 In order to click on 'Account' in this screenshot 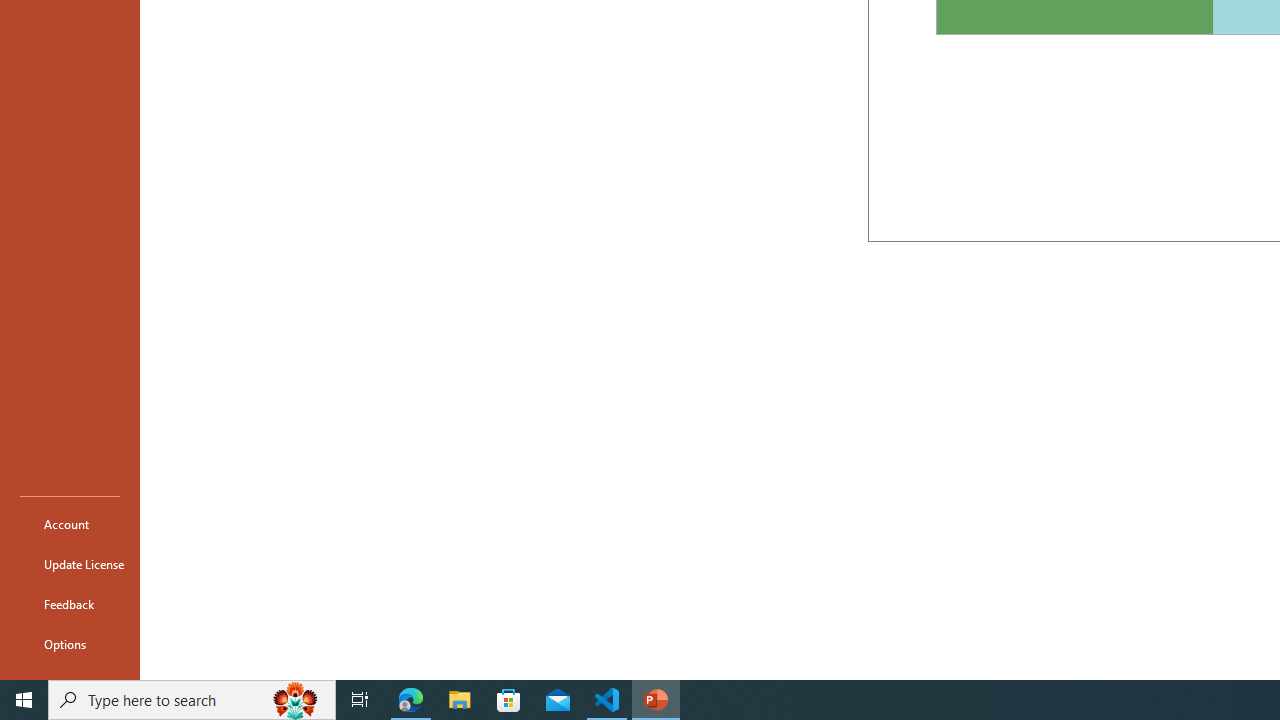, I will do `click(69, 523)`.